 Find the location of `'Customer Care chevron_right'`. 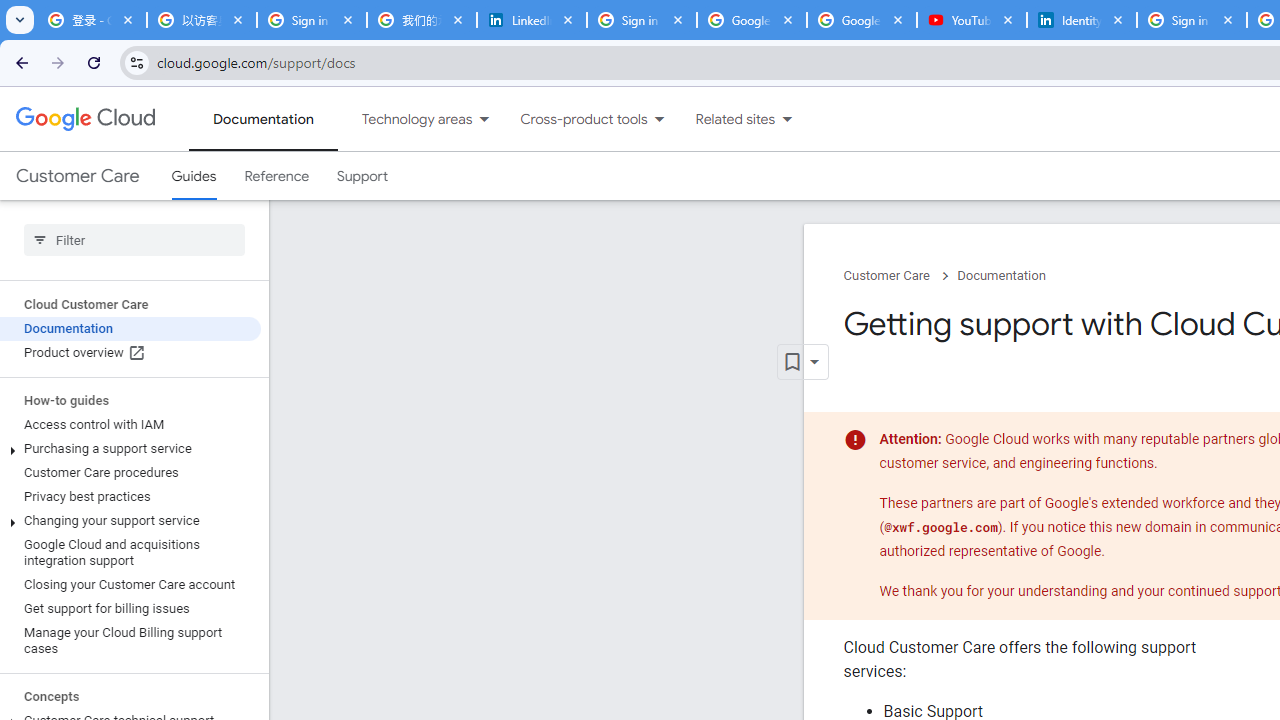

'Customer Care chevron_right' is located at coordinates (899, 276).